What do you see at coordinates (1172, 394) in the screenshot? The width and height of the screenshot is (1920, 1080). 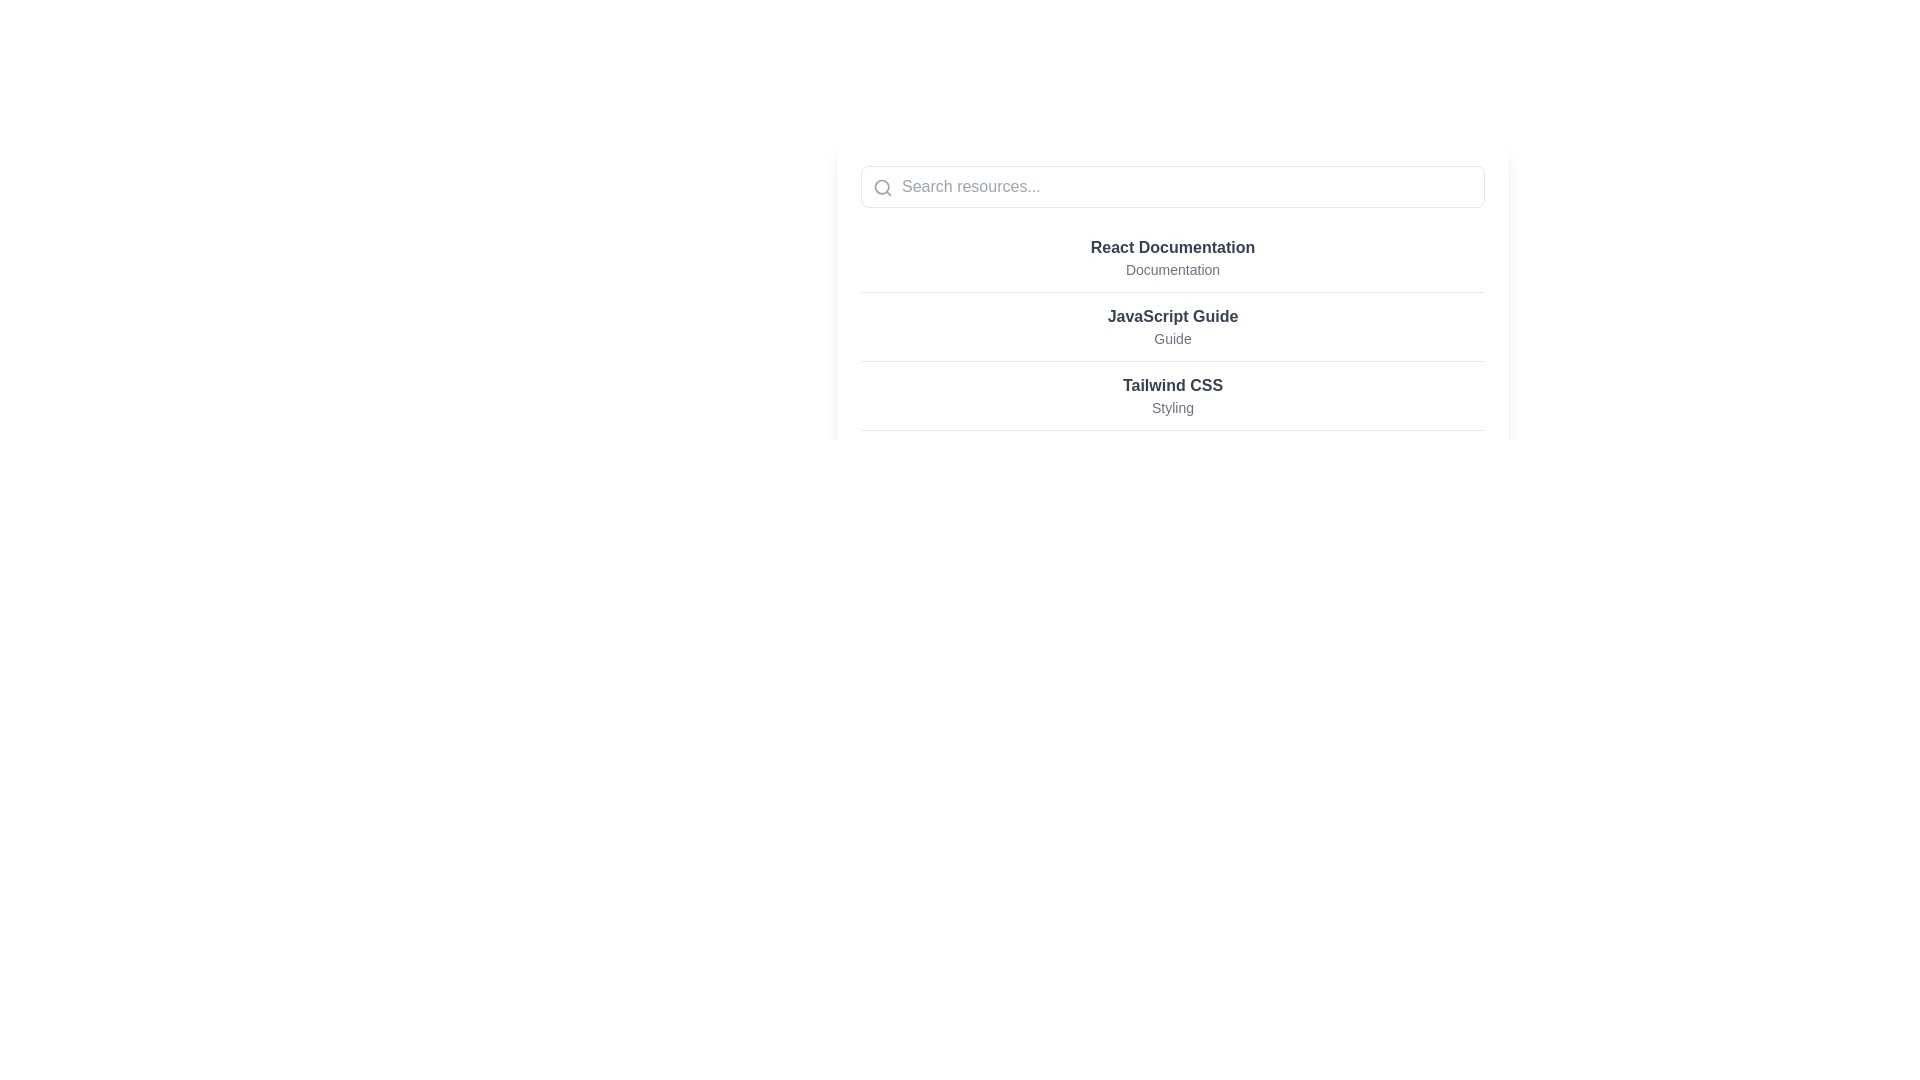 I see `the third list item which displays 'Tailwind CSS' in bold dark gray and 'Styling' in lighter gray` at bounding box center [1172, 394].